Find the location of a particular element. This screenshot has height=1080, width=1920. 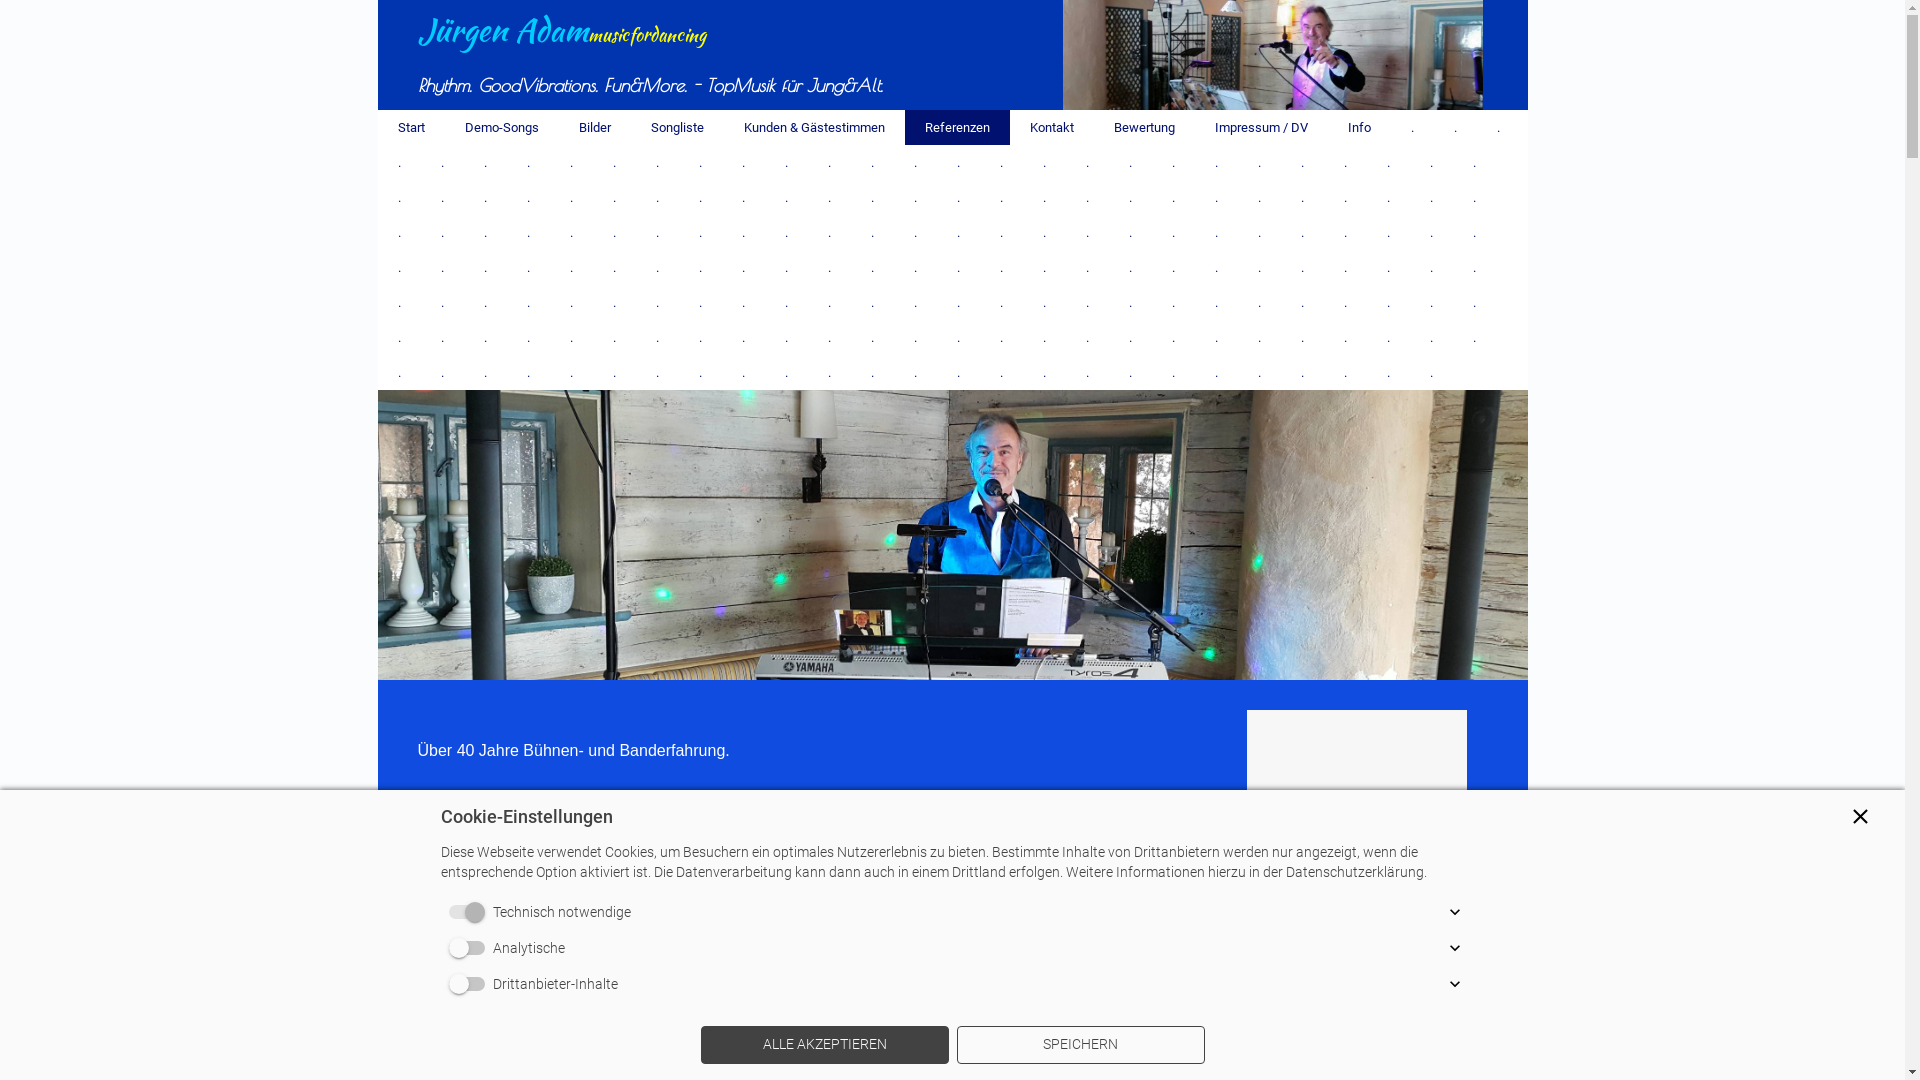

'.' is located at coordinates (1430, 372).